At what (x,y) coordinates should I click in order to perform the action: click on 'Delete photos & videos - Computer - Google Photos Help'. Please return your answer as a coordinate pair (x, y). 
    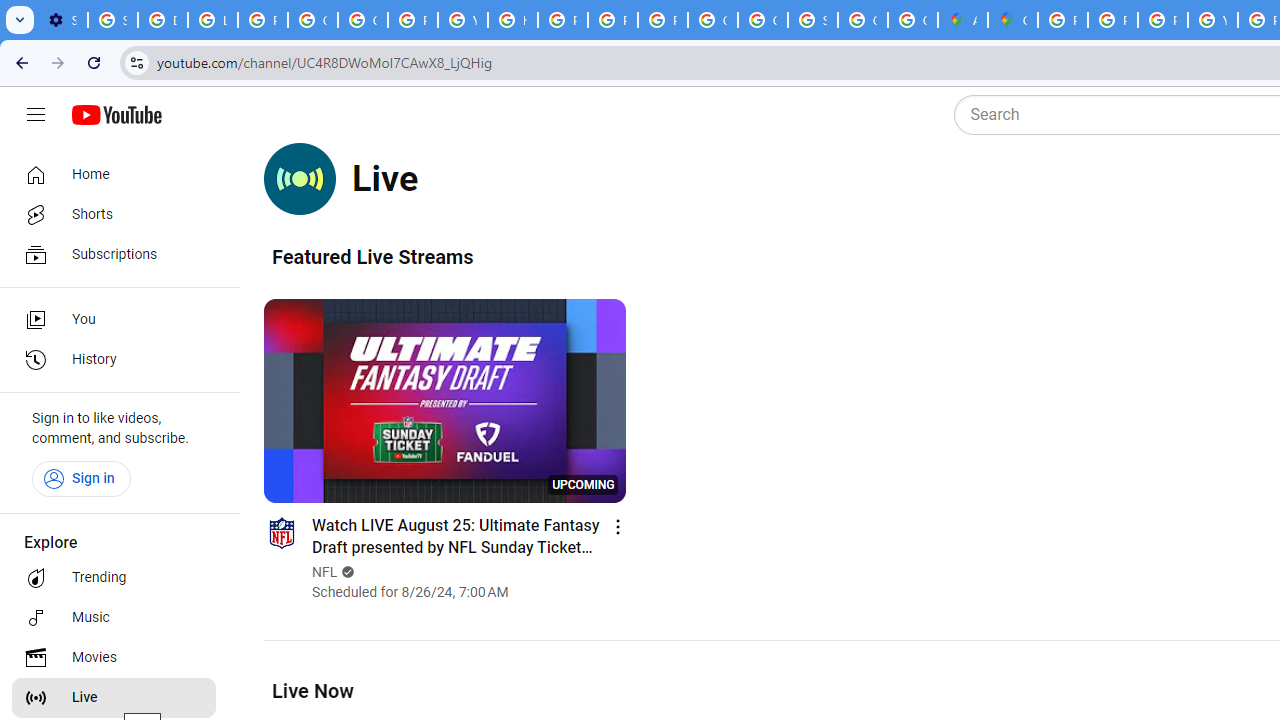
    Looking at the image, I should click on (163, 20).